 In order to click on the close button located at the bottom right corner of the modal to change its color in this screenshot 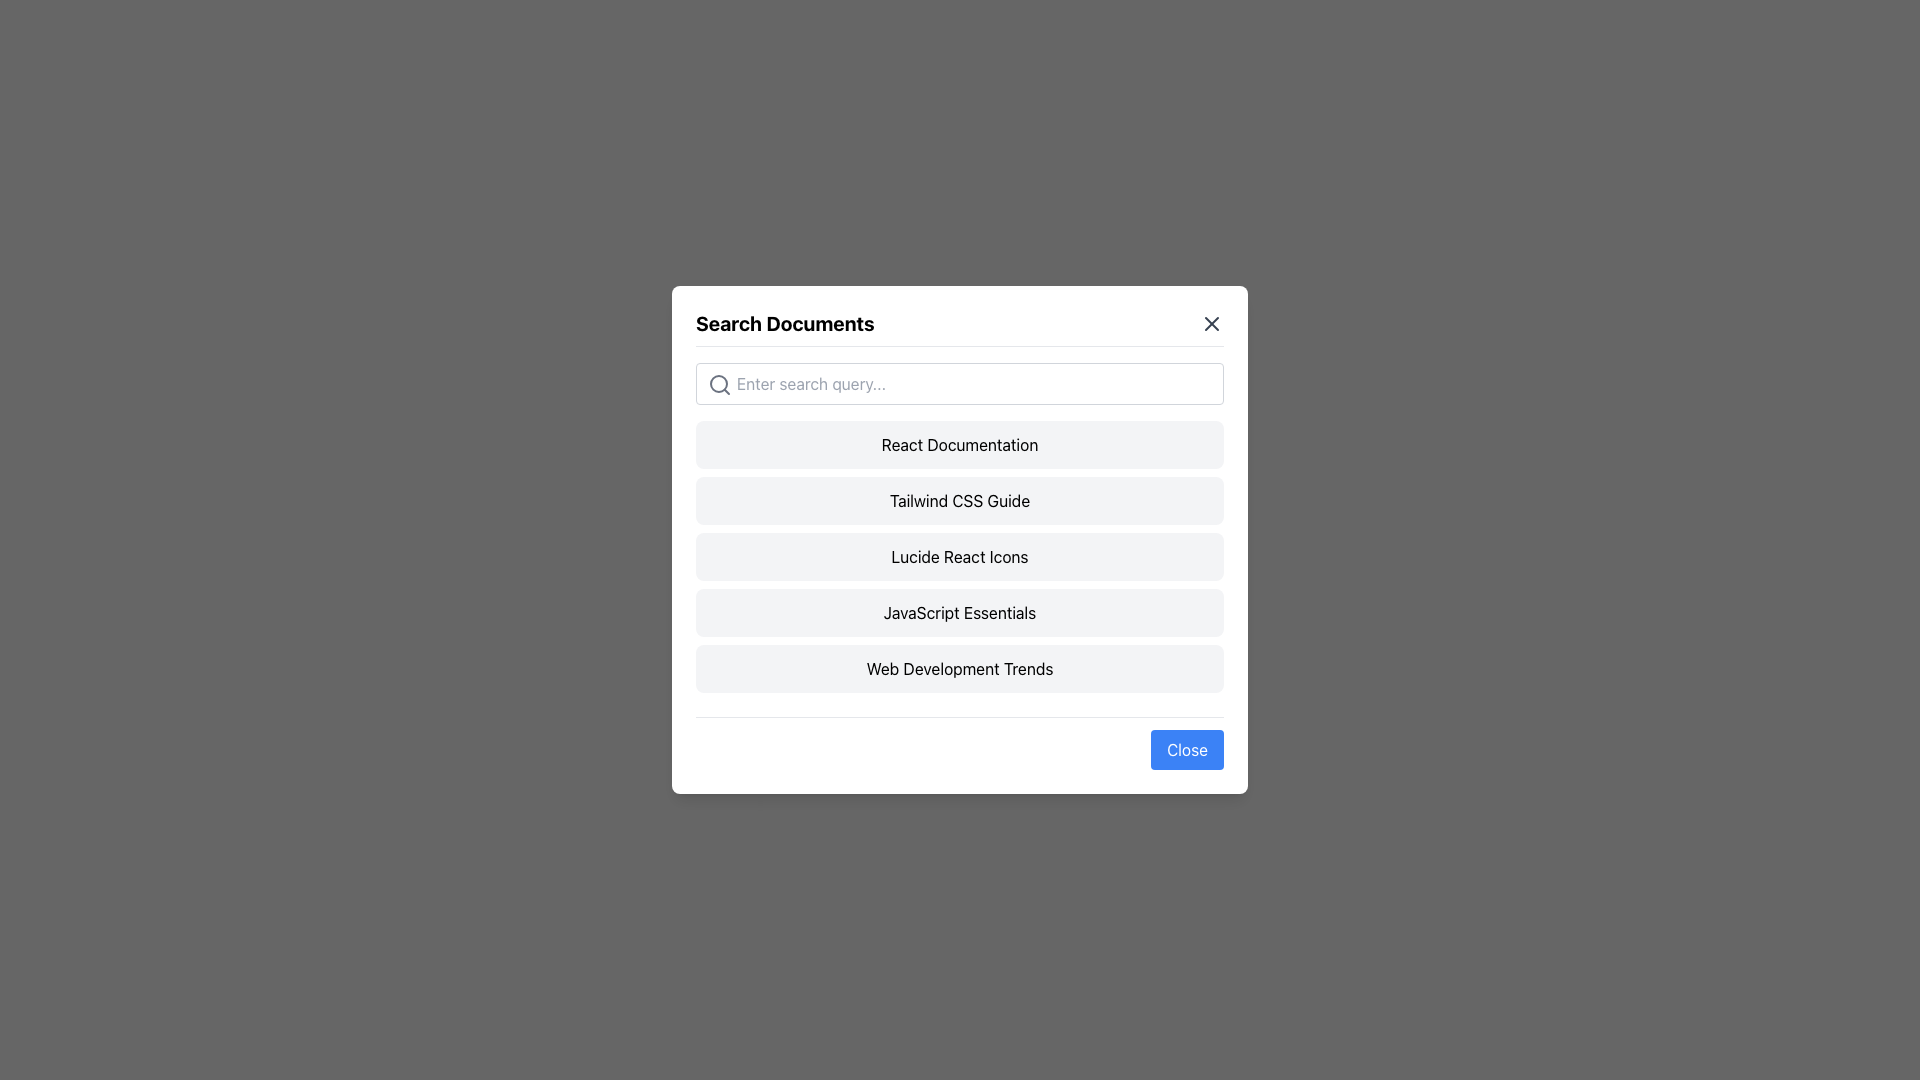, I will do `click(1187, 749)`.